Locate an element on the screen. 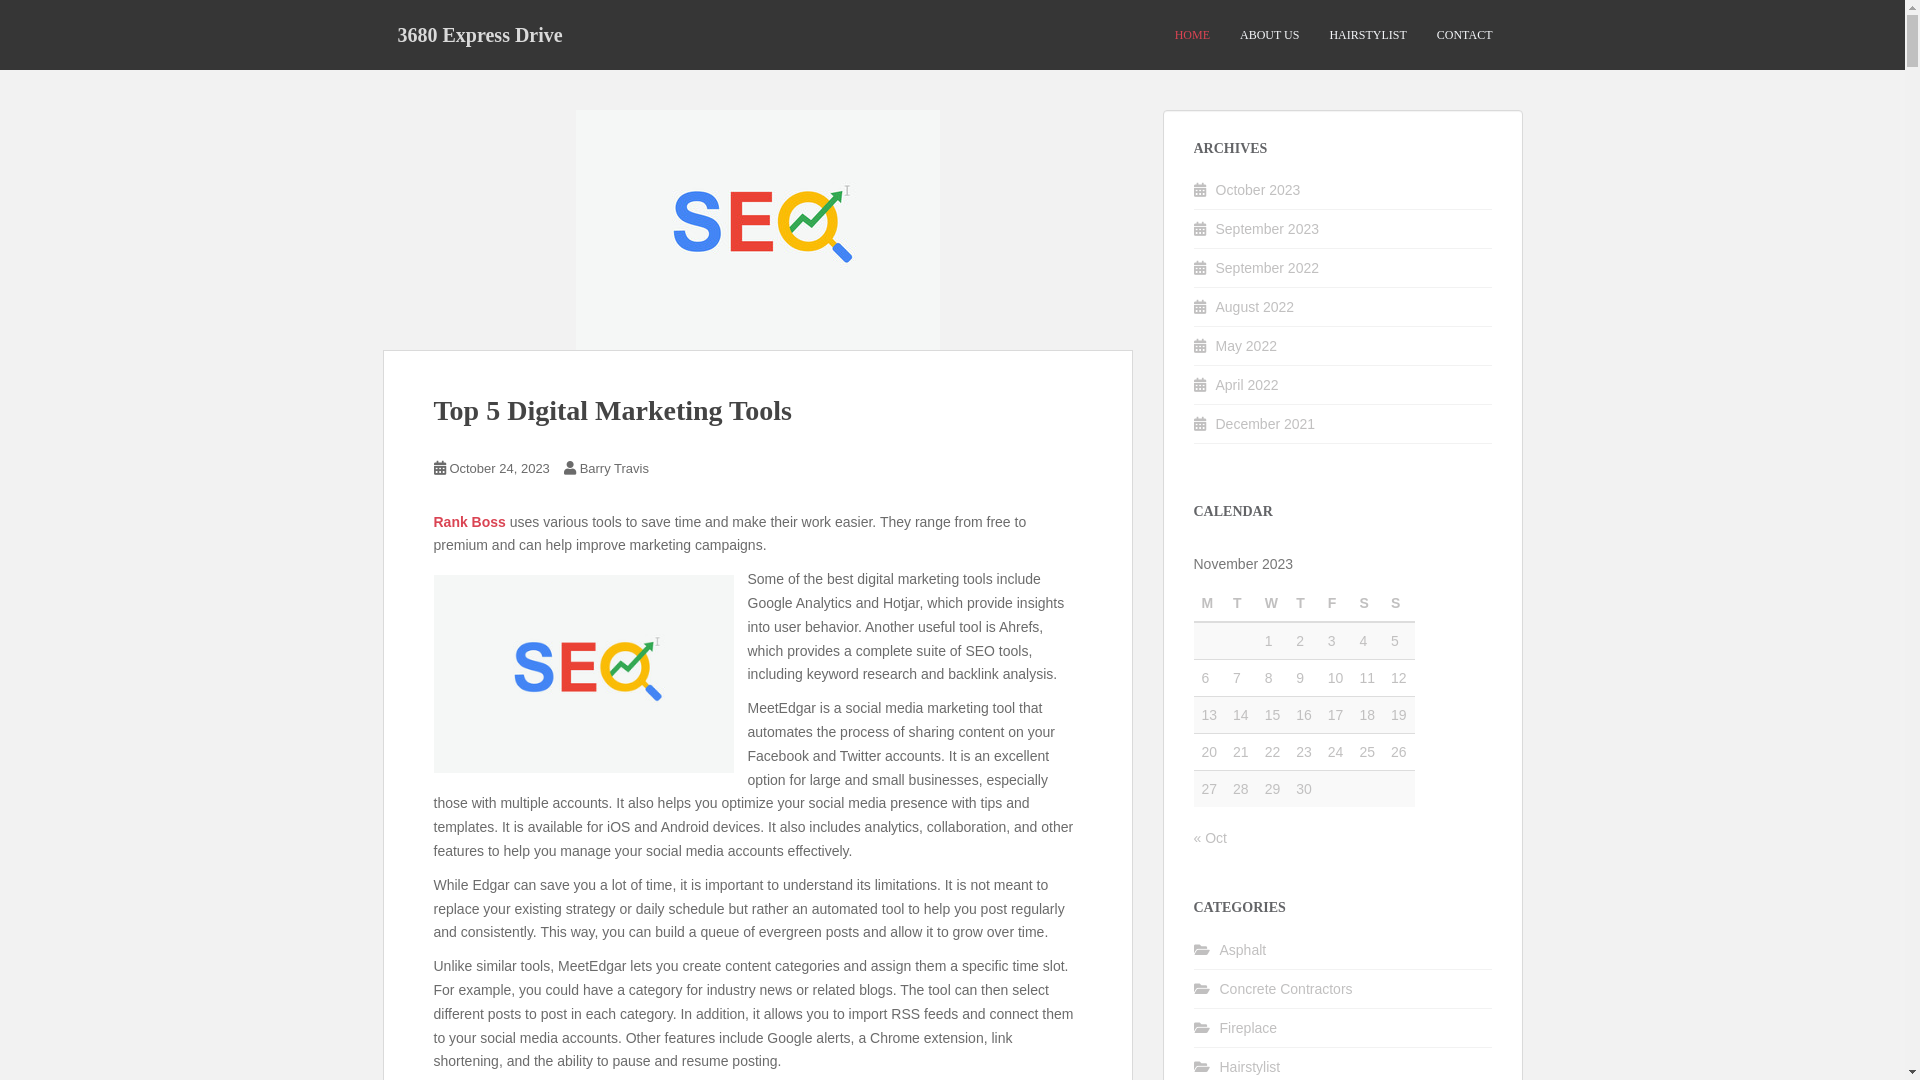 This screenshot has height=1080, width=1920. 'HOME' is located at coordinates (1192, 34).